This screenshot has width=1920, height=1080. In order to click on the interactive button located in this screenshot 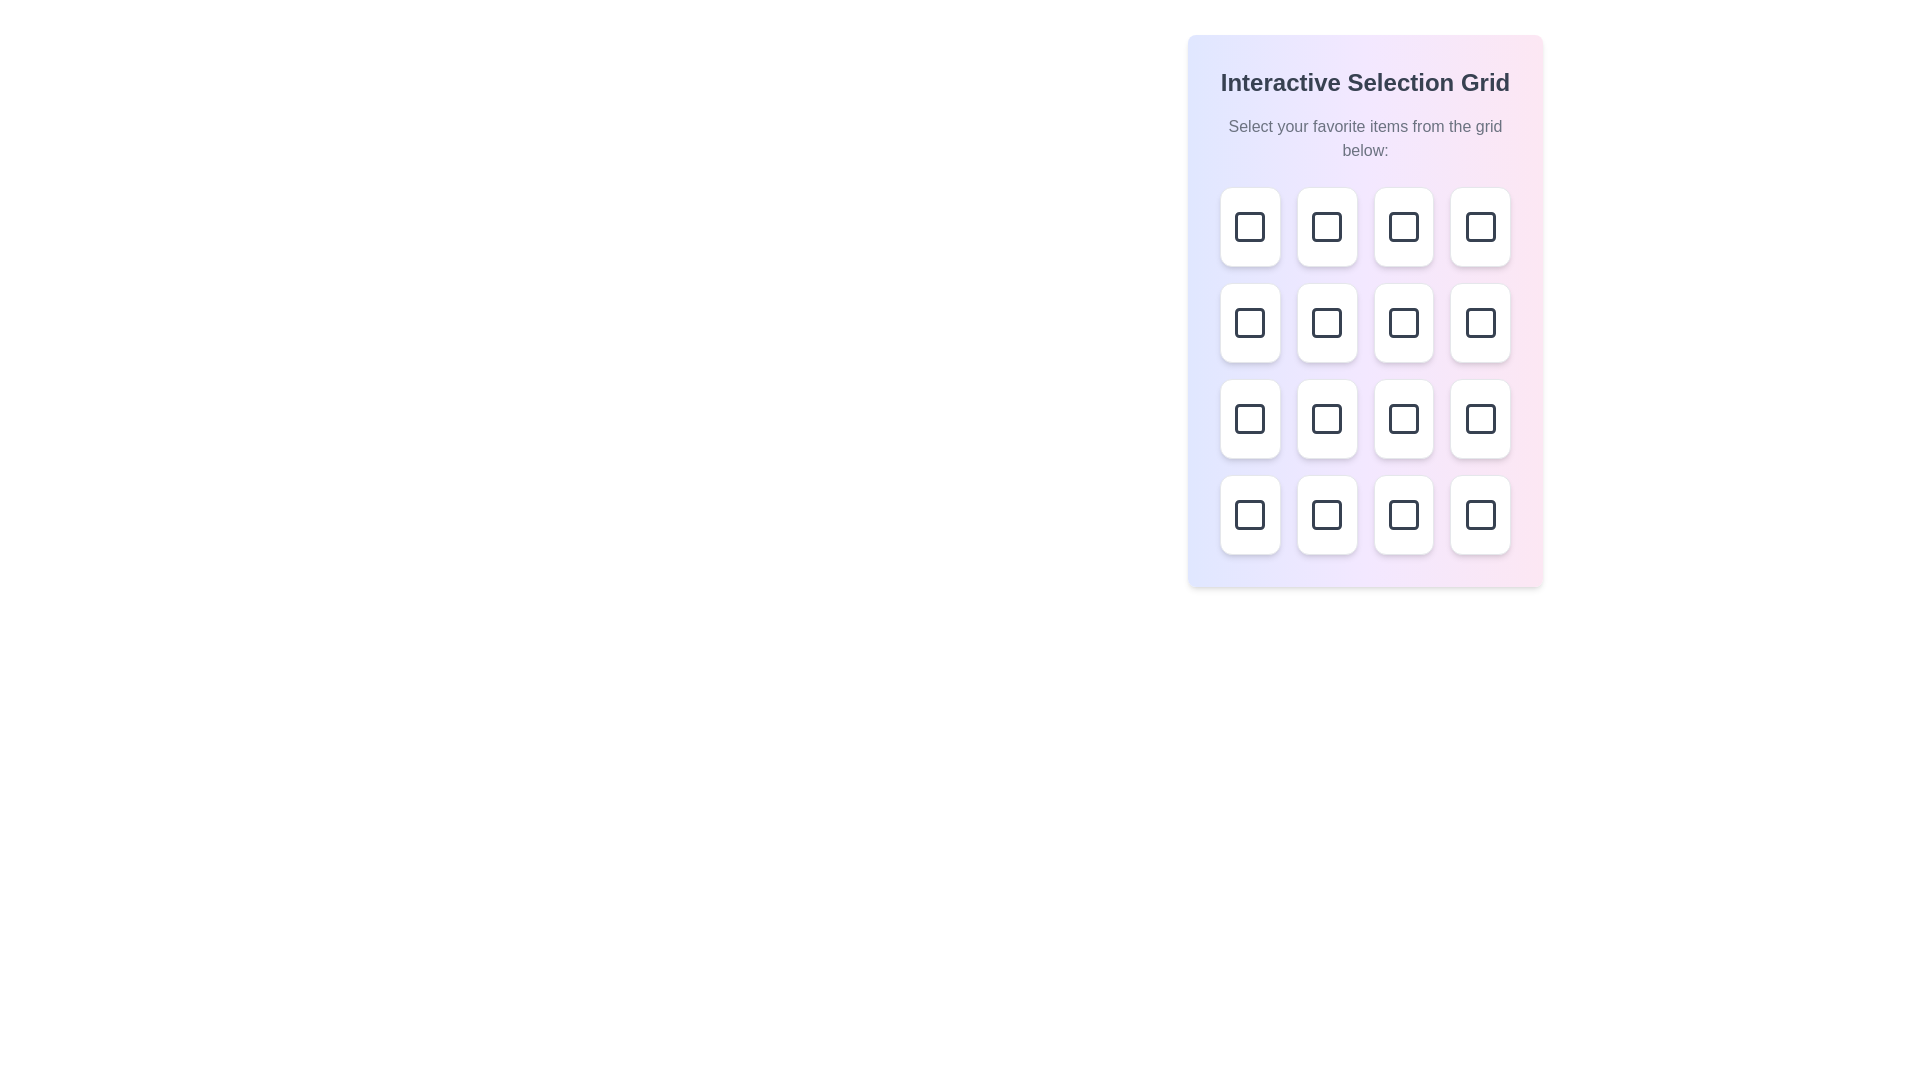, I will do `click(1248, 514)`.